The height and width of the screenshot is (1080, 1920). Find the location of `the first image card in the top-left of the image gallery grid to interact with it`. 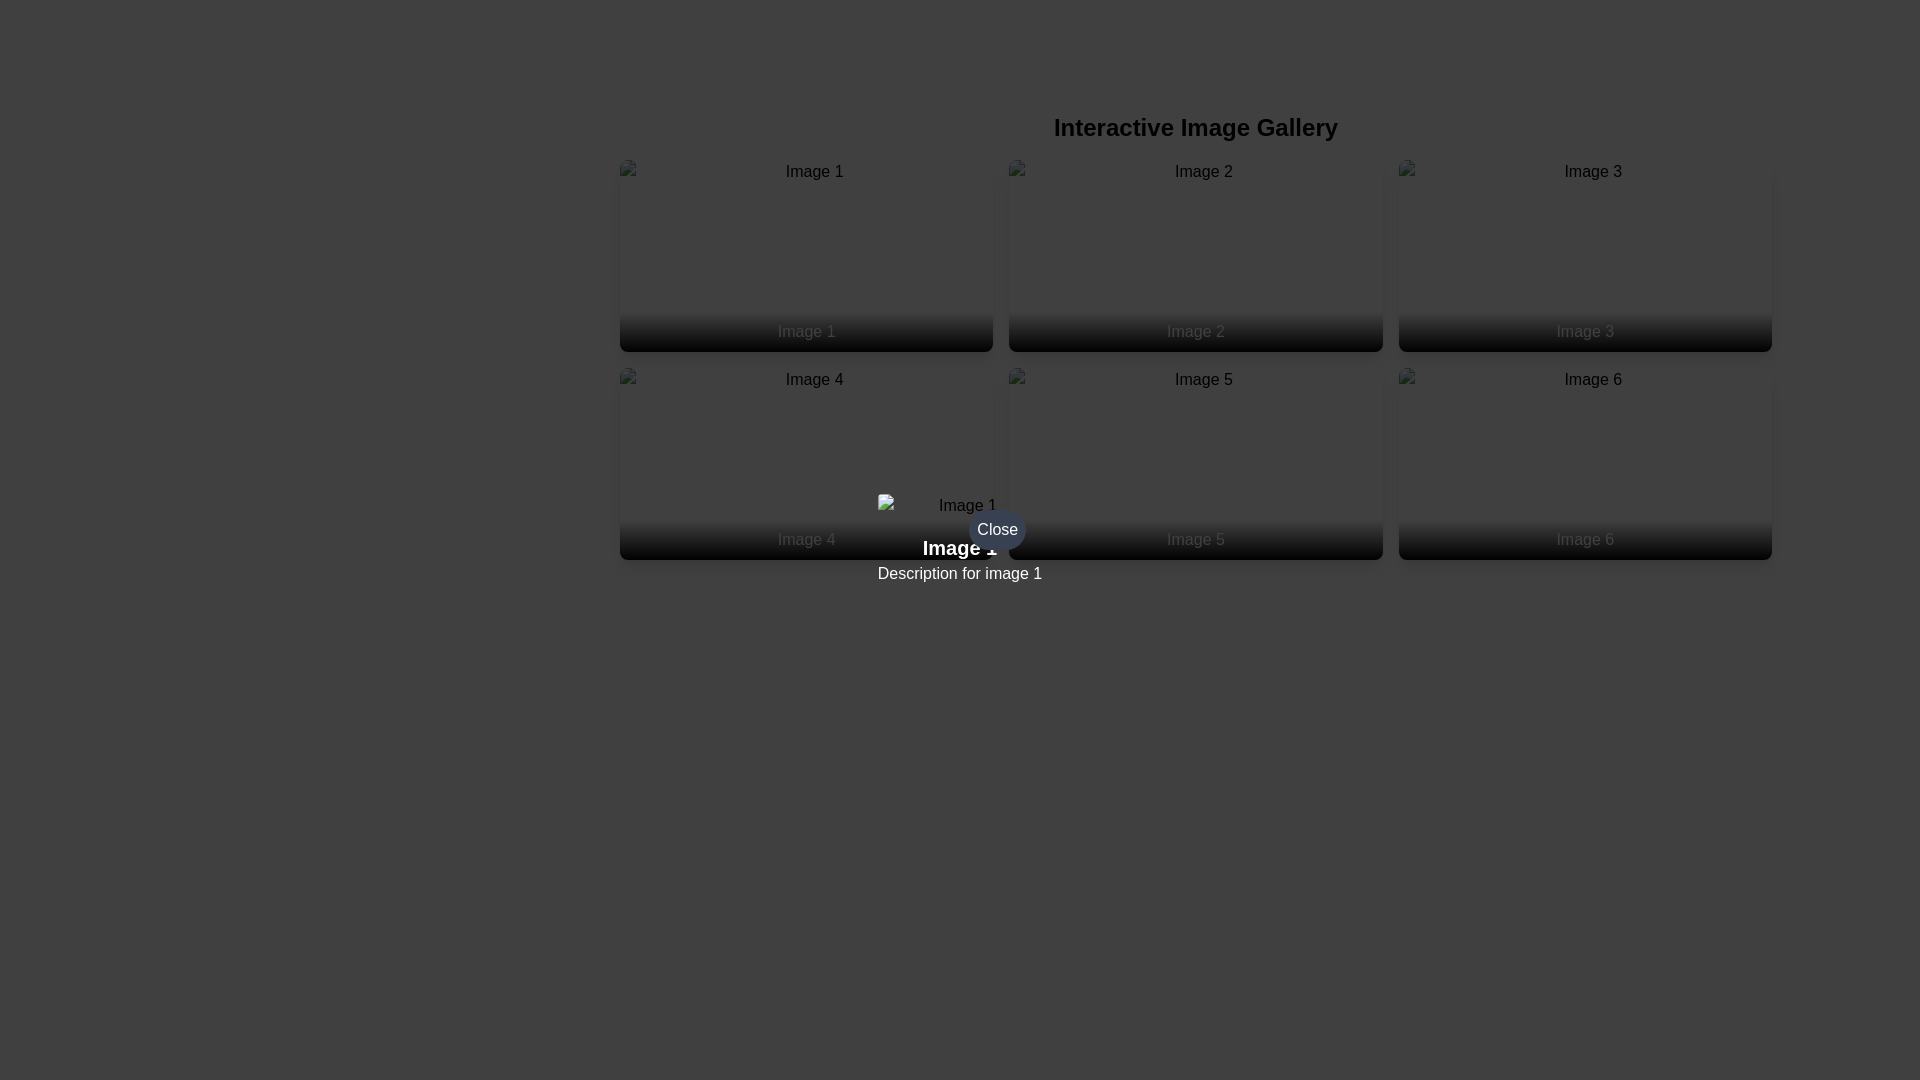

the first image card in the top-left of the image gallery grid to interact with it is located at coordinates (806, 254).